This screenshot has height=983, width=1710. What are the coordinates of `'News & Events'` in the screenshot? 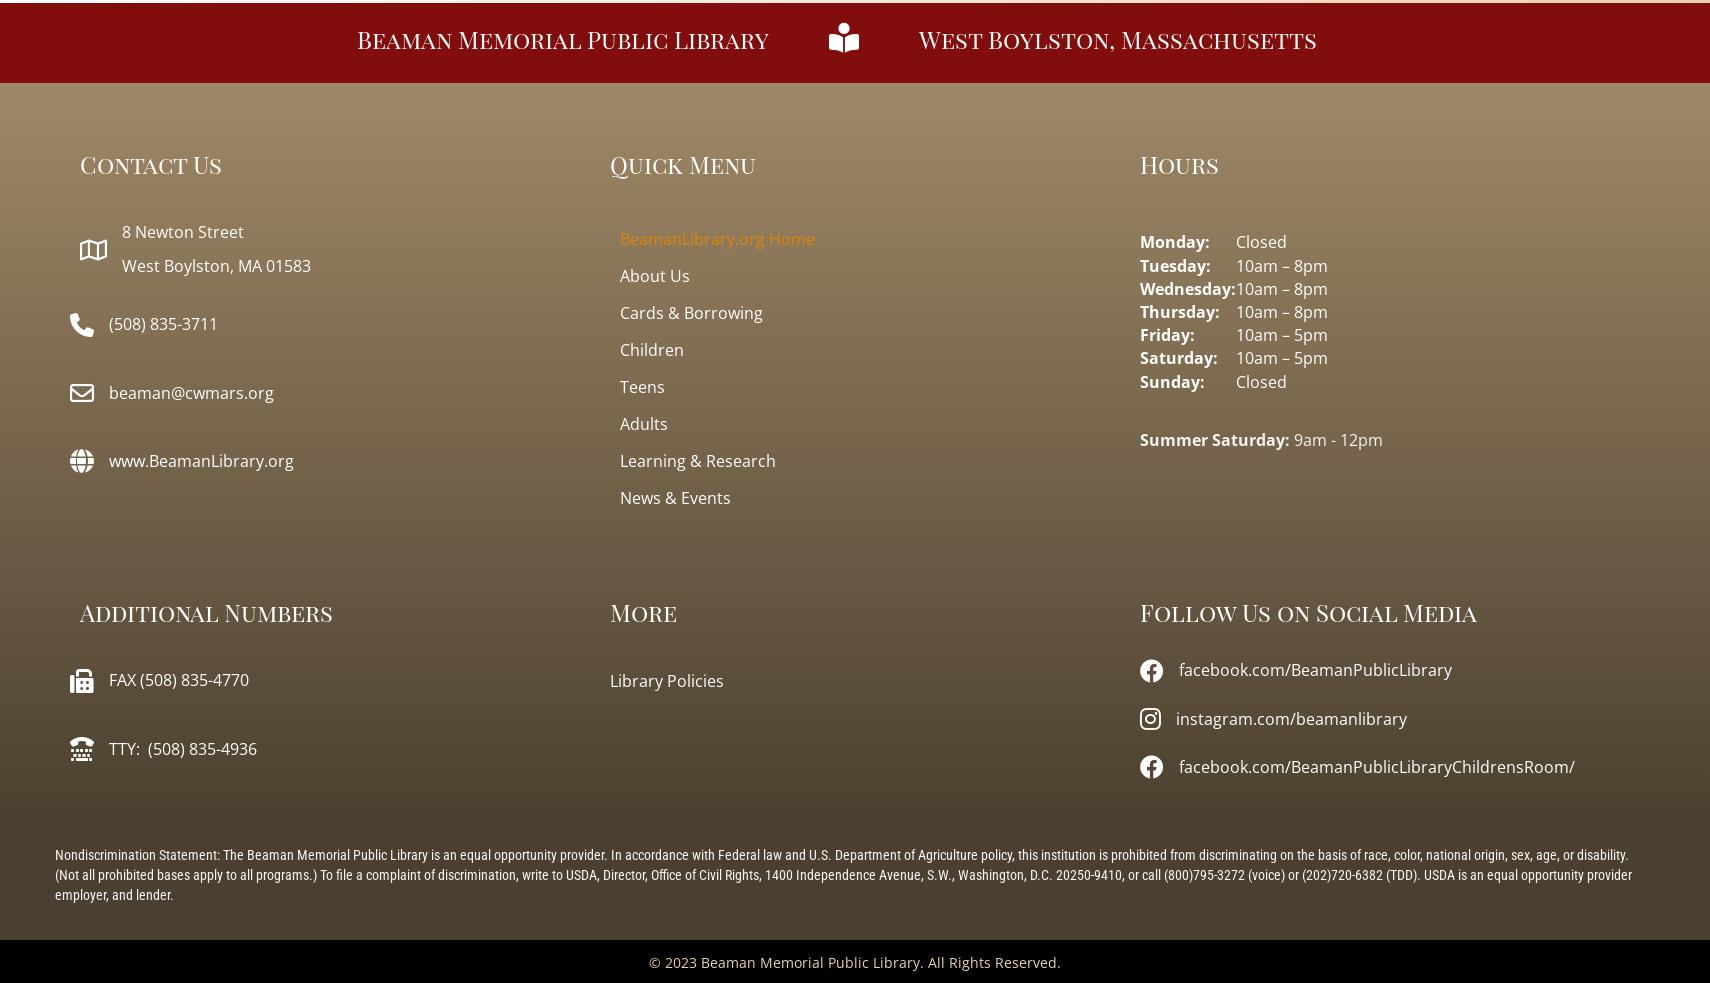 It's located at (674, 497).